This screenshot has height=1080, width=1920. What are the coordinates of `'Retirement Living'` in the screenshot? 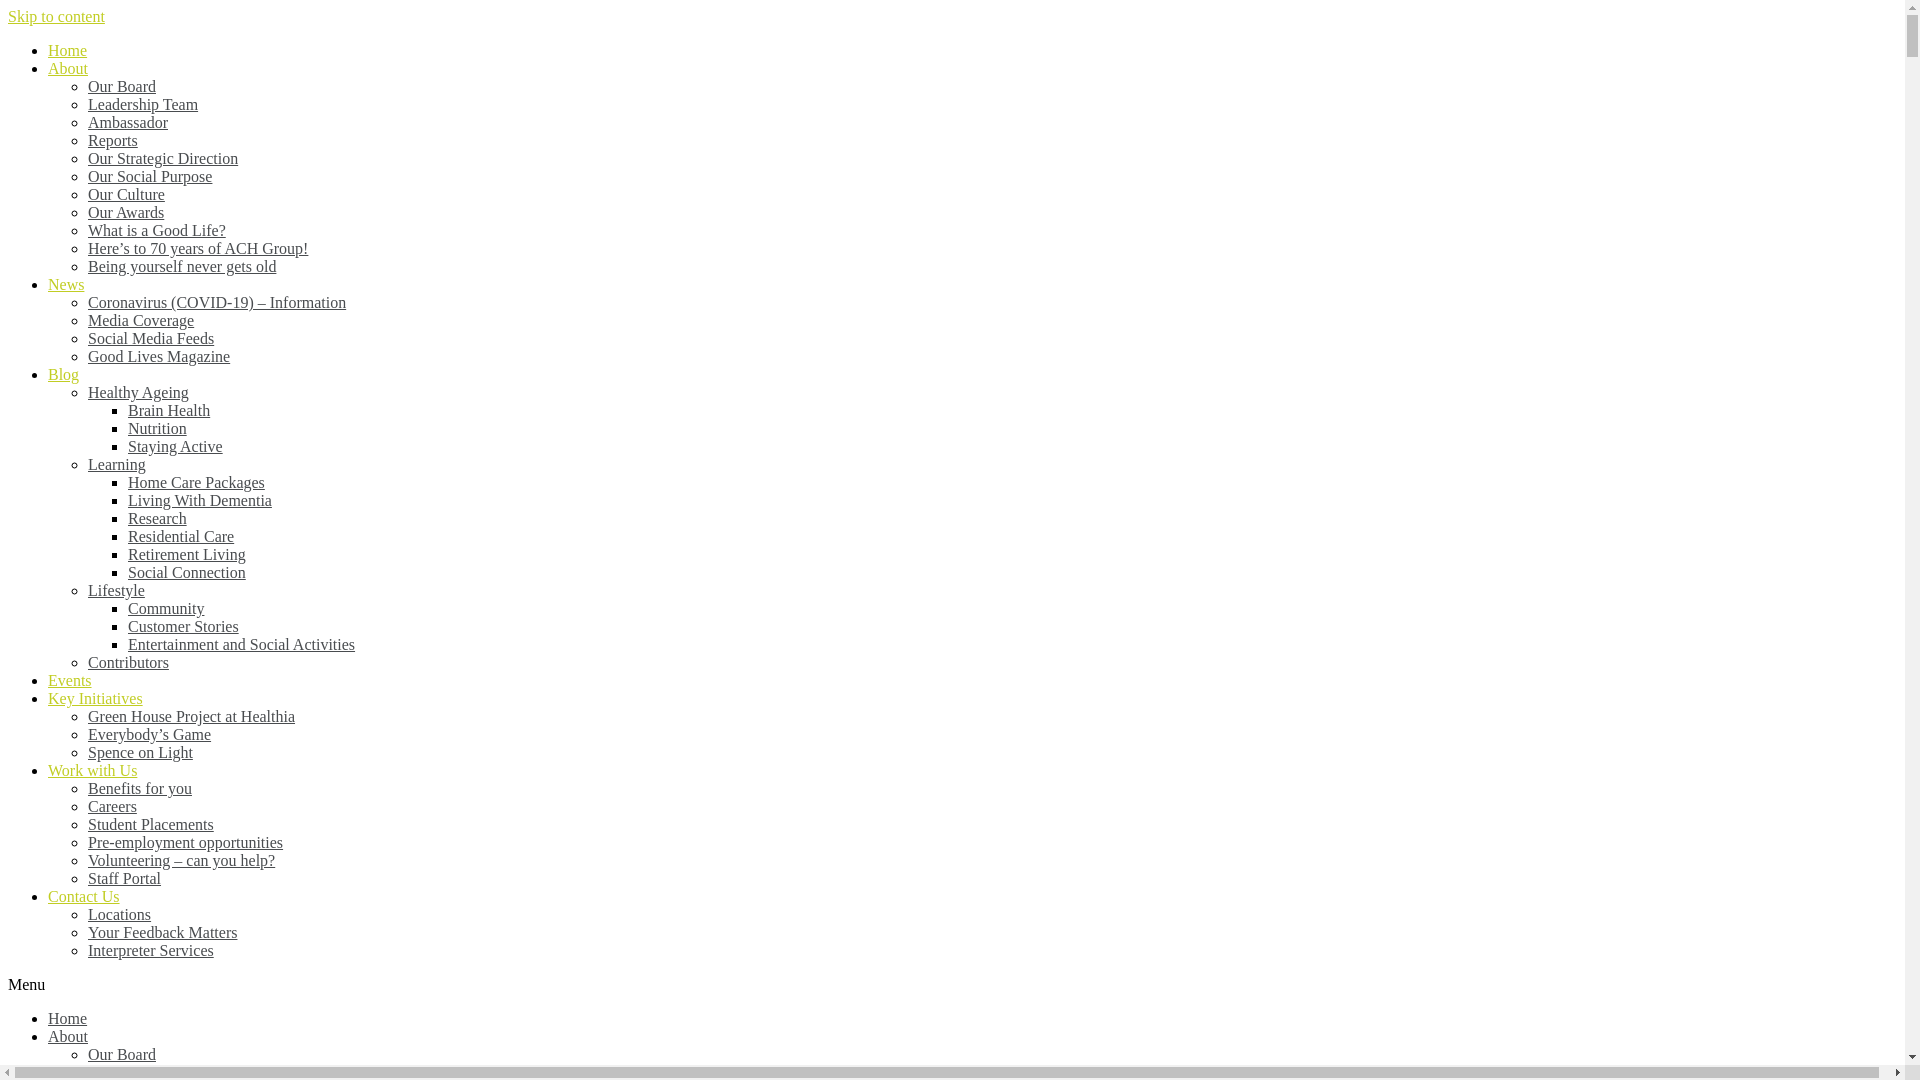 It's located at (187, 554).